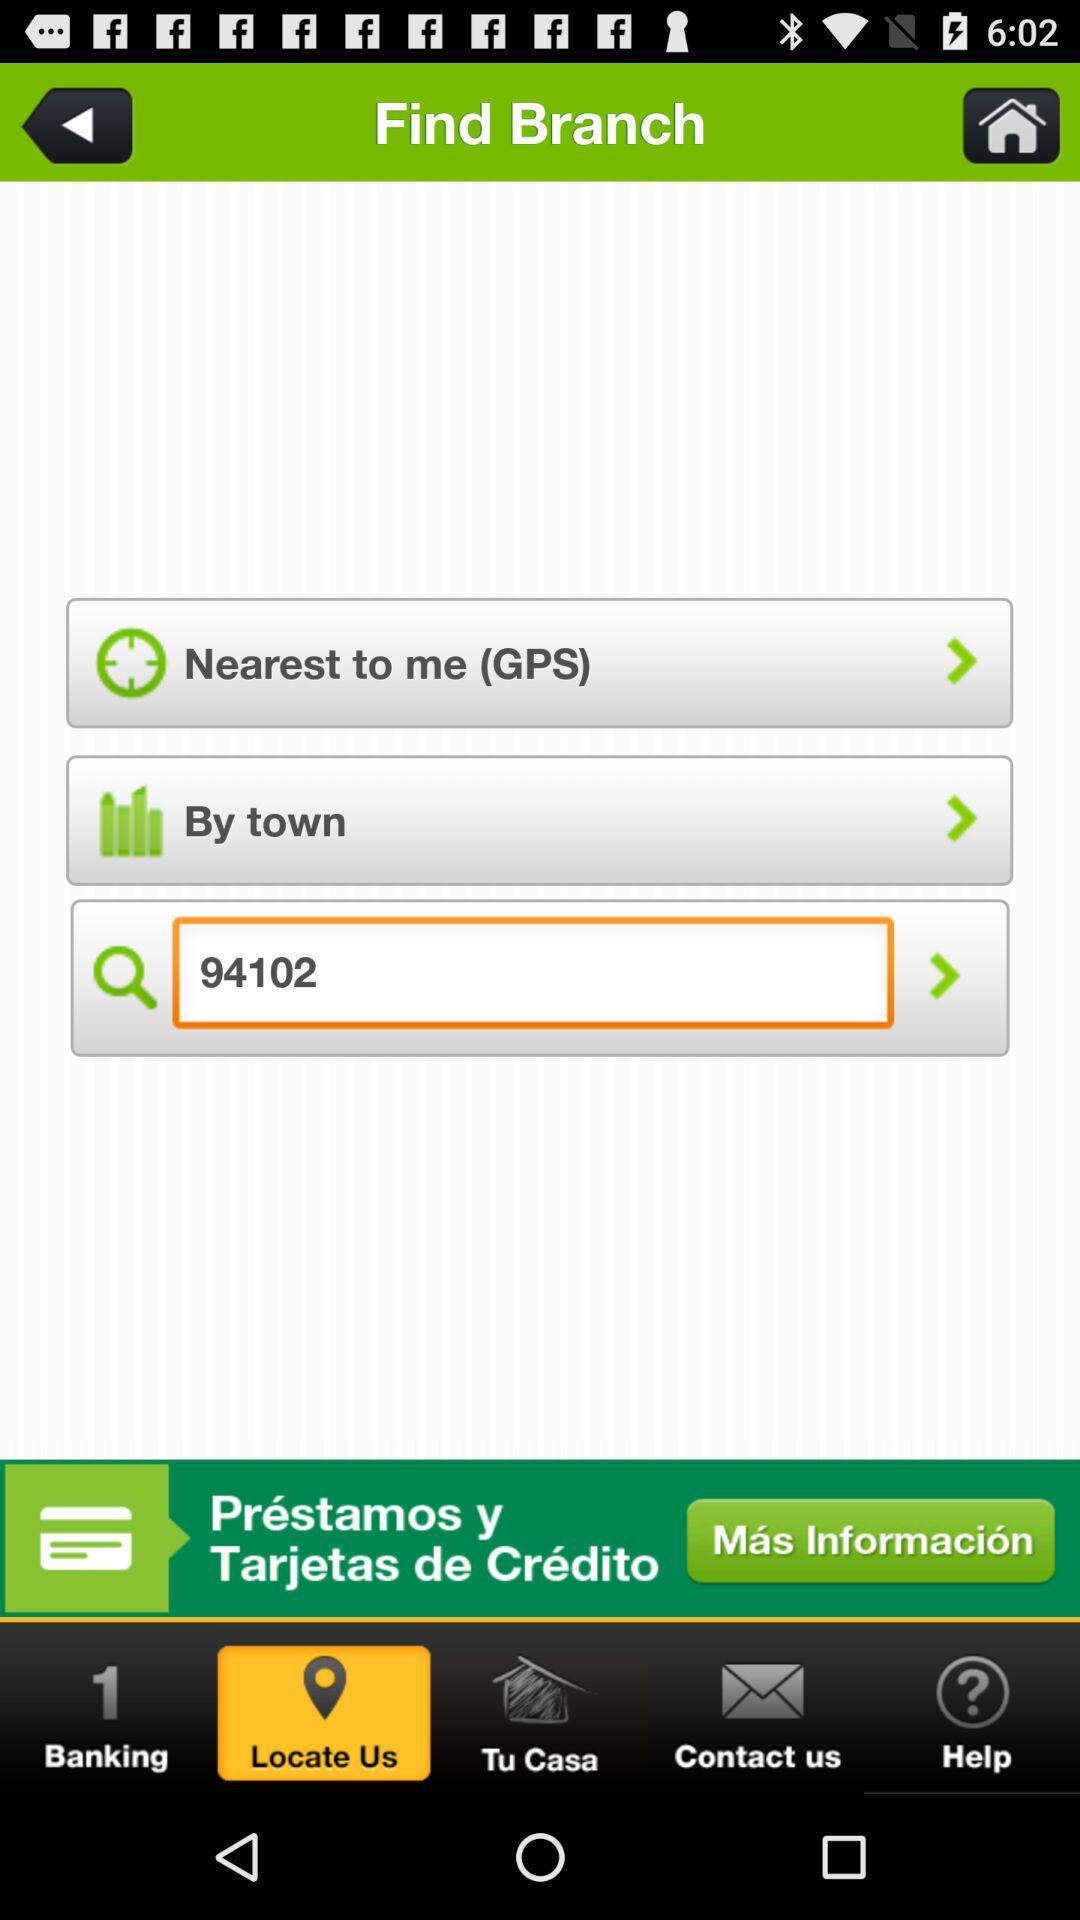 The width and height of the screenshot is (1080, 1920). I want to click on banking homepage, so click(108, 1707).